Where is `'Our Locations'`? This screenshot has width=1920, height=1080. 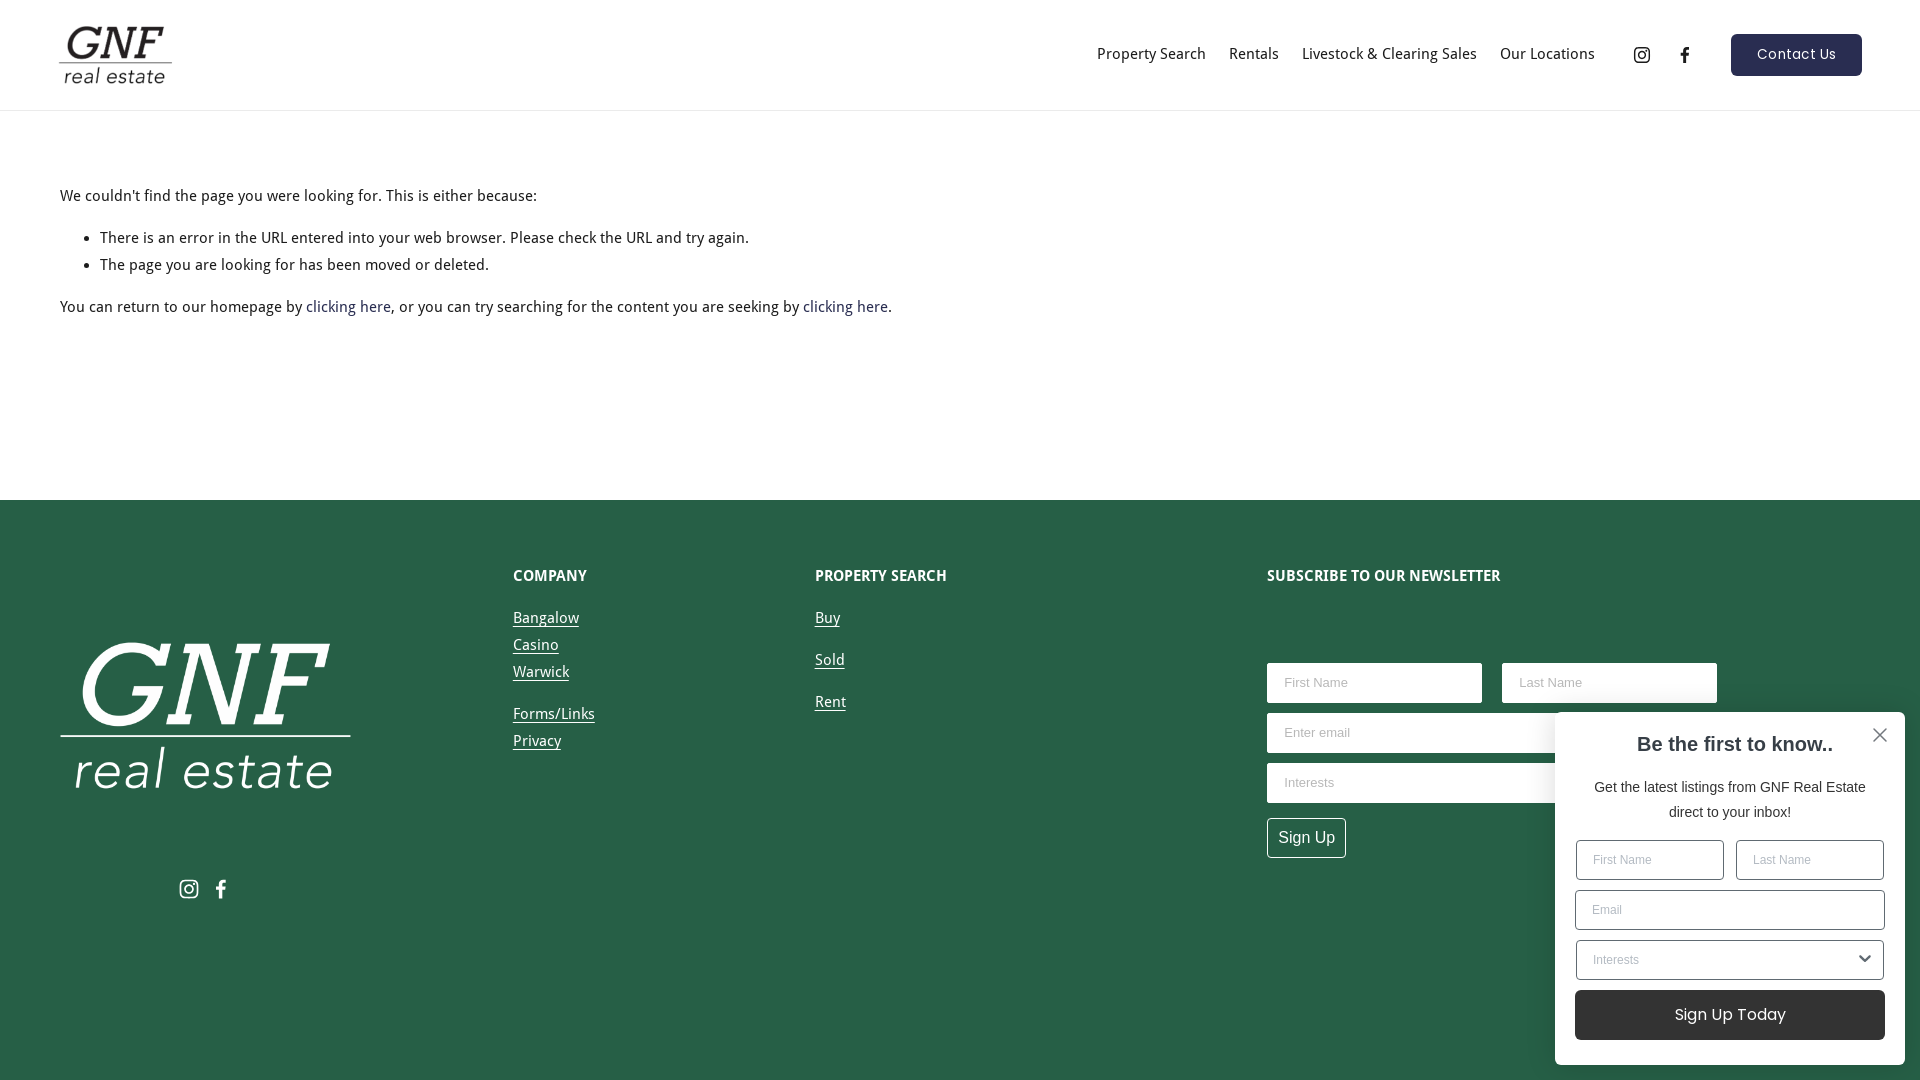 'Our Locations' is located at coordinates (1546, 53).